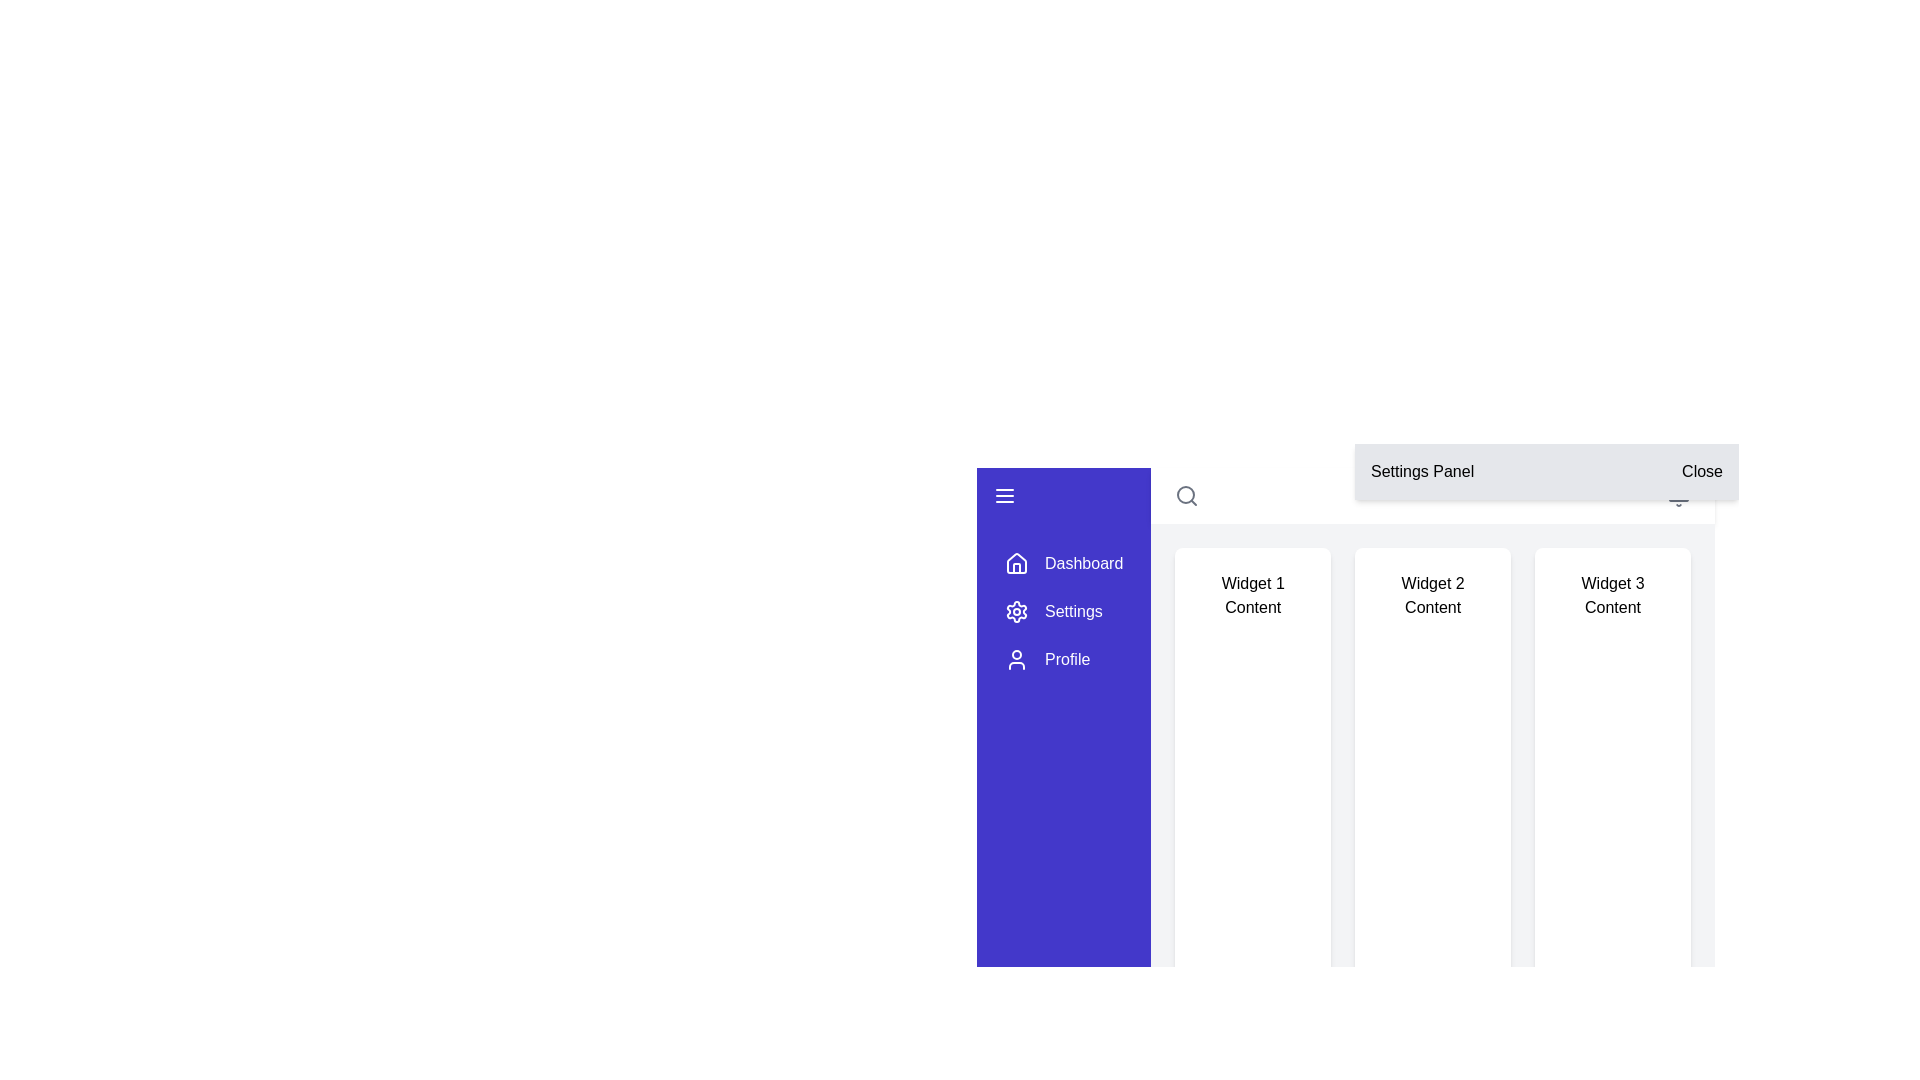 The height and width of the screenshot is (1080, 1920). What do you see at coordinates (1063, 611) in the screenshot?
I see `the 'Settings' menu item located in the vertical navigation panel, which features a gear icon and a purple background` at bounding box center [1063, 611].